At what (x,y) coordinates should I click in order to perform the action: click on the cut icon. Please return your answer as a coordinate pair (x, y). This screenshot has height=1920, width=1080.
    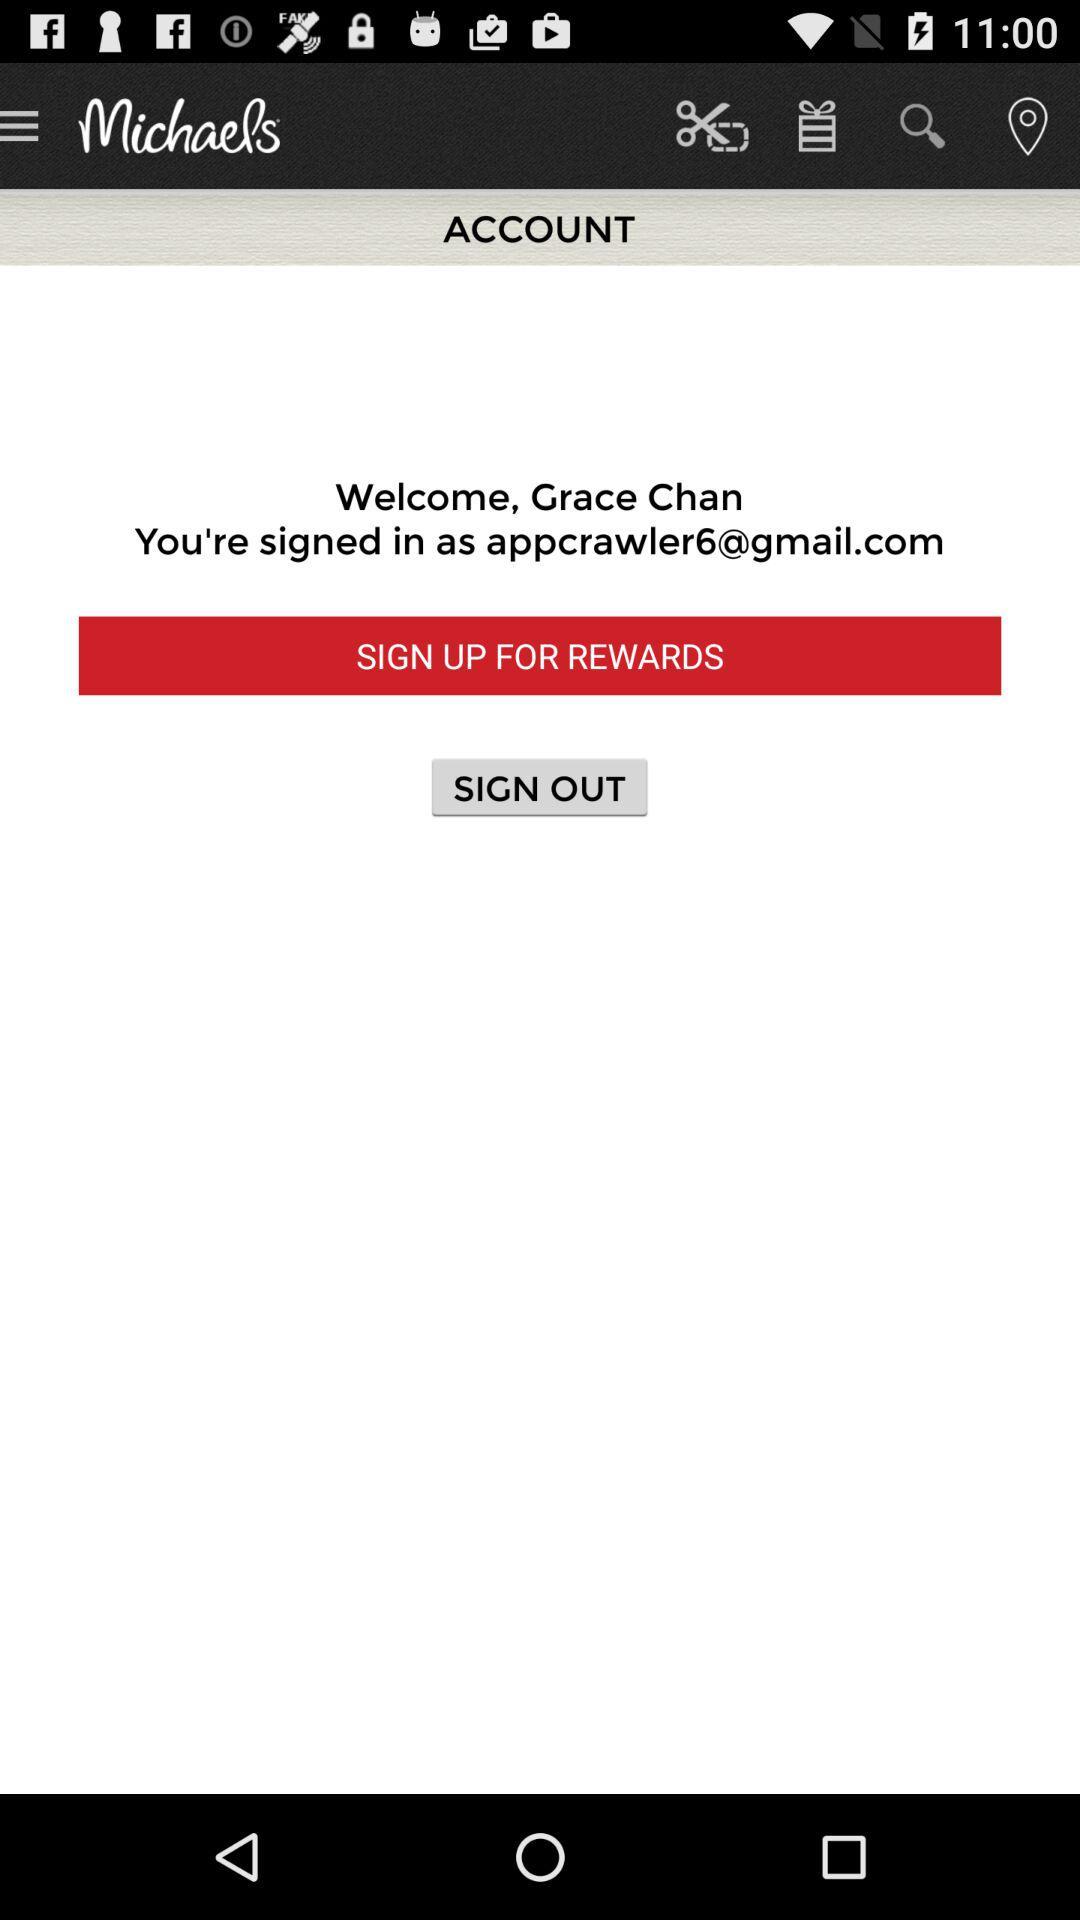
    Looking at the image, I should click on (711, 124).